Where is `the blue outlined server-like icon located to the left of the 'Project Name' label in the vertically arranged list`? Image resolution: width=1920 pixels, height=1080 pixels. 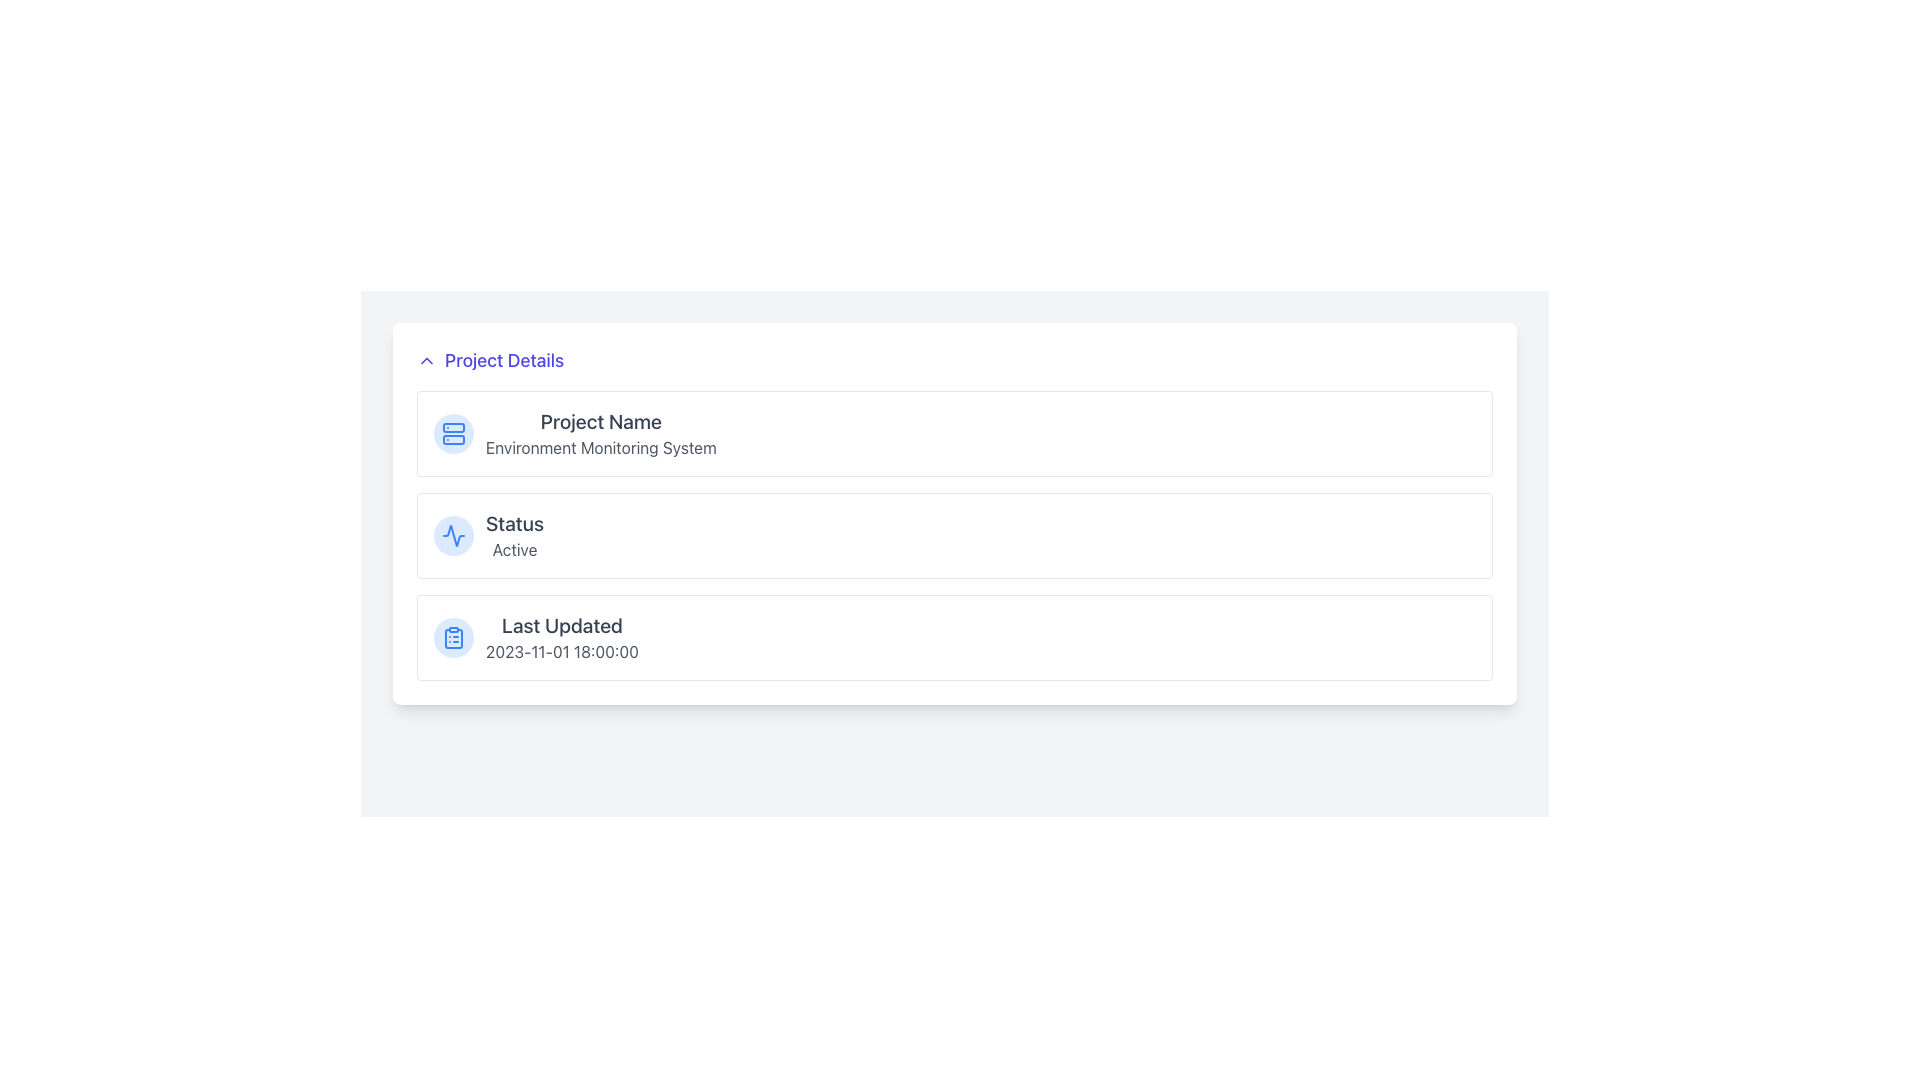
the blue outlined server-like icon located to the left of the 'Project Name' label in the vertically arranged list is located at coordinates (453, 433).